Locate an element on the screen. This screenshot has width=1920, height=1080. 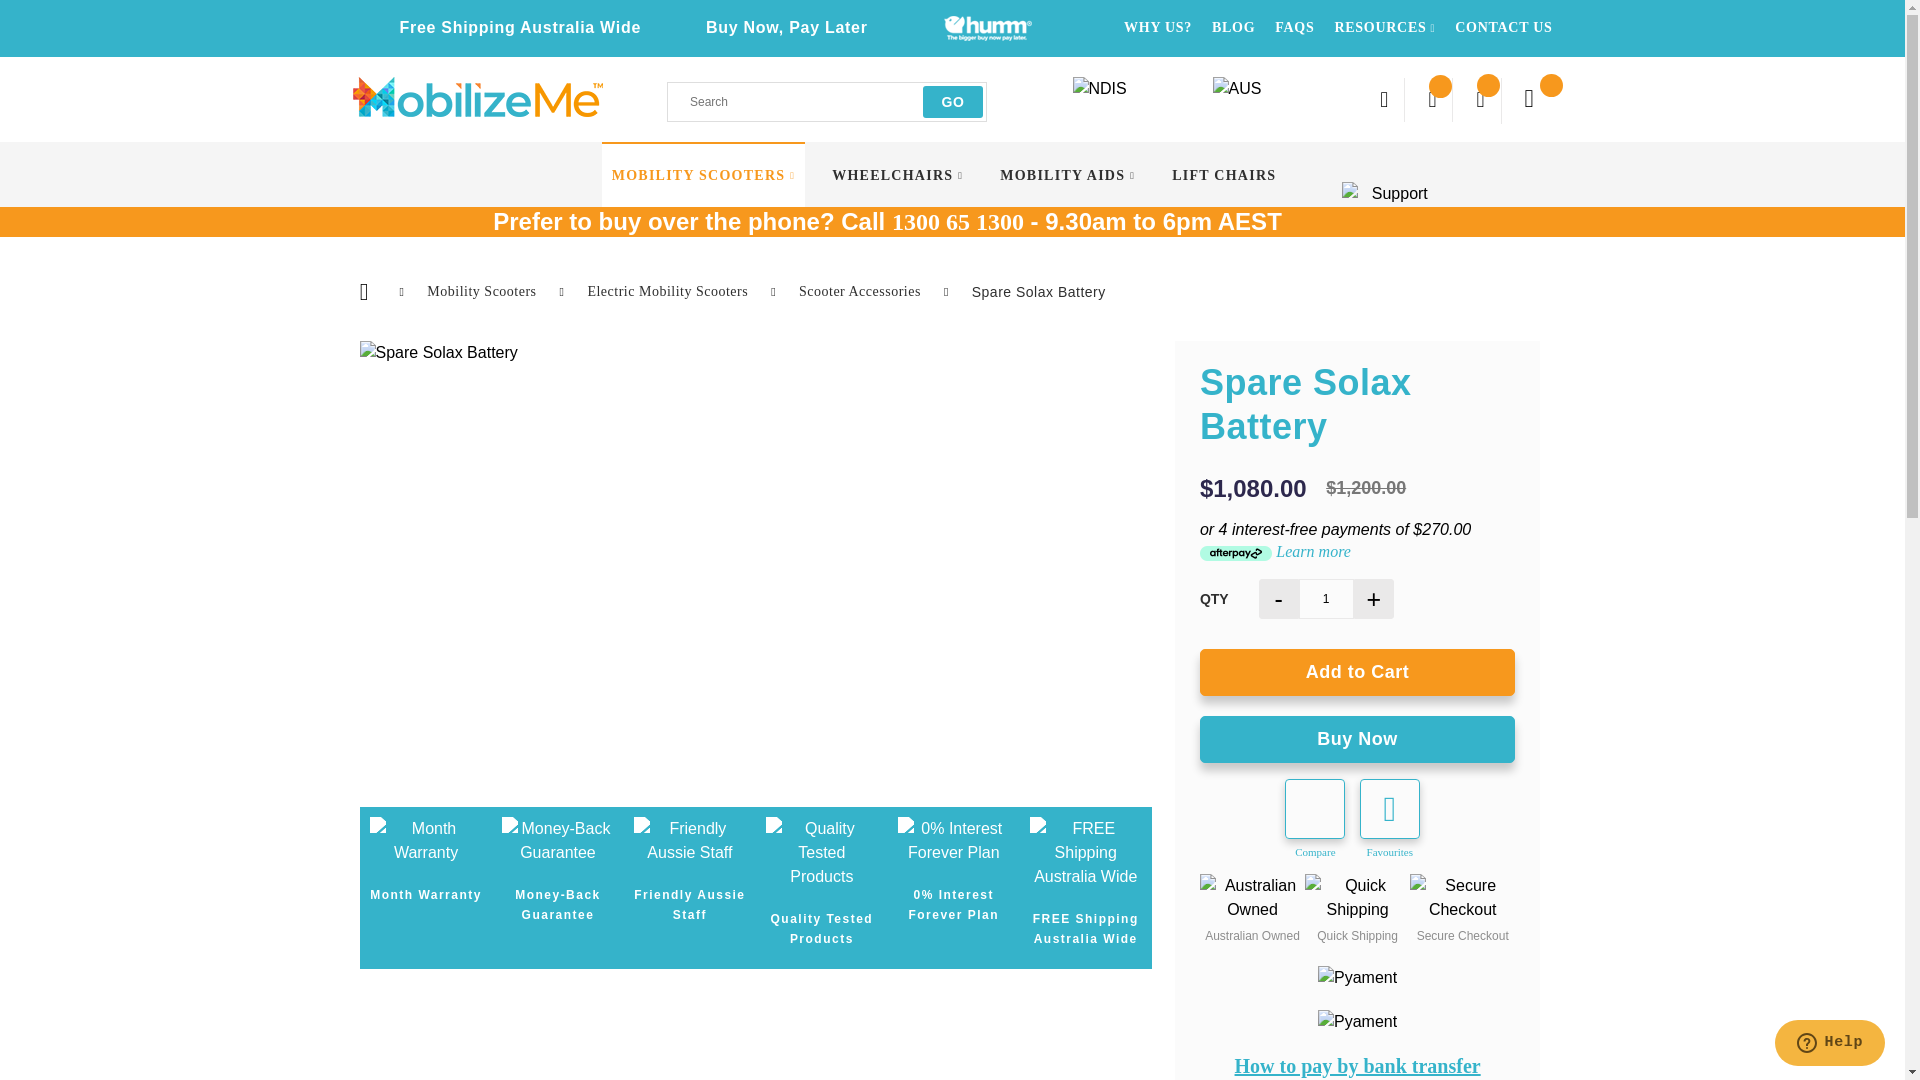
'Secure Checkout' is located at coordinates (1462, 897).